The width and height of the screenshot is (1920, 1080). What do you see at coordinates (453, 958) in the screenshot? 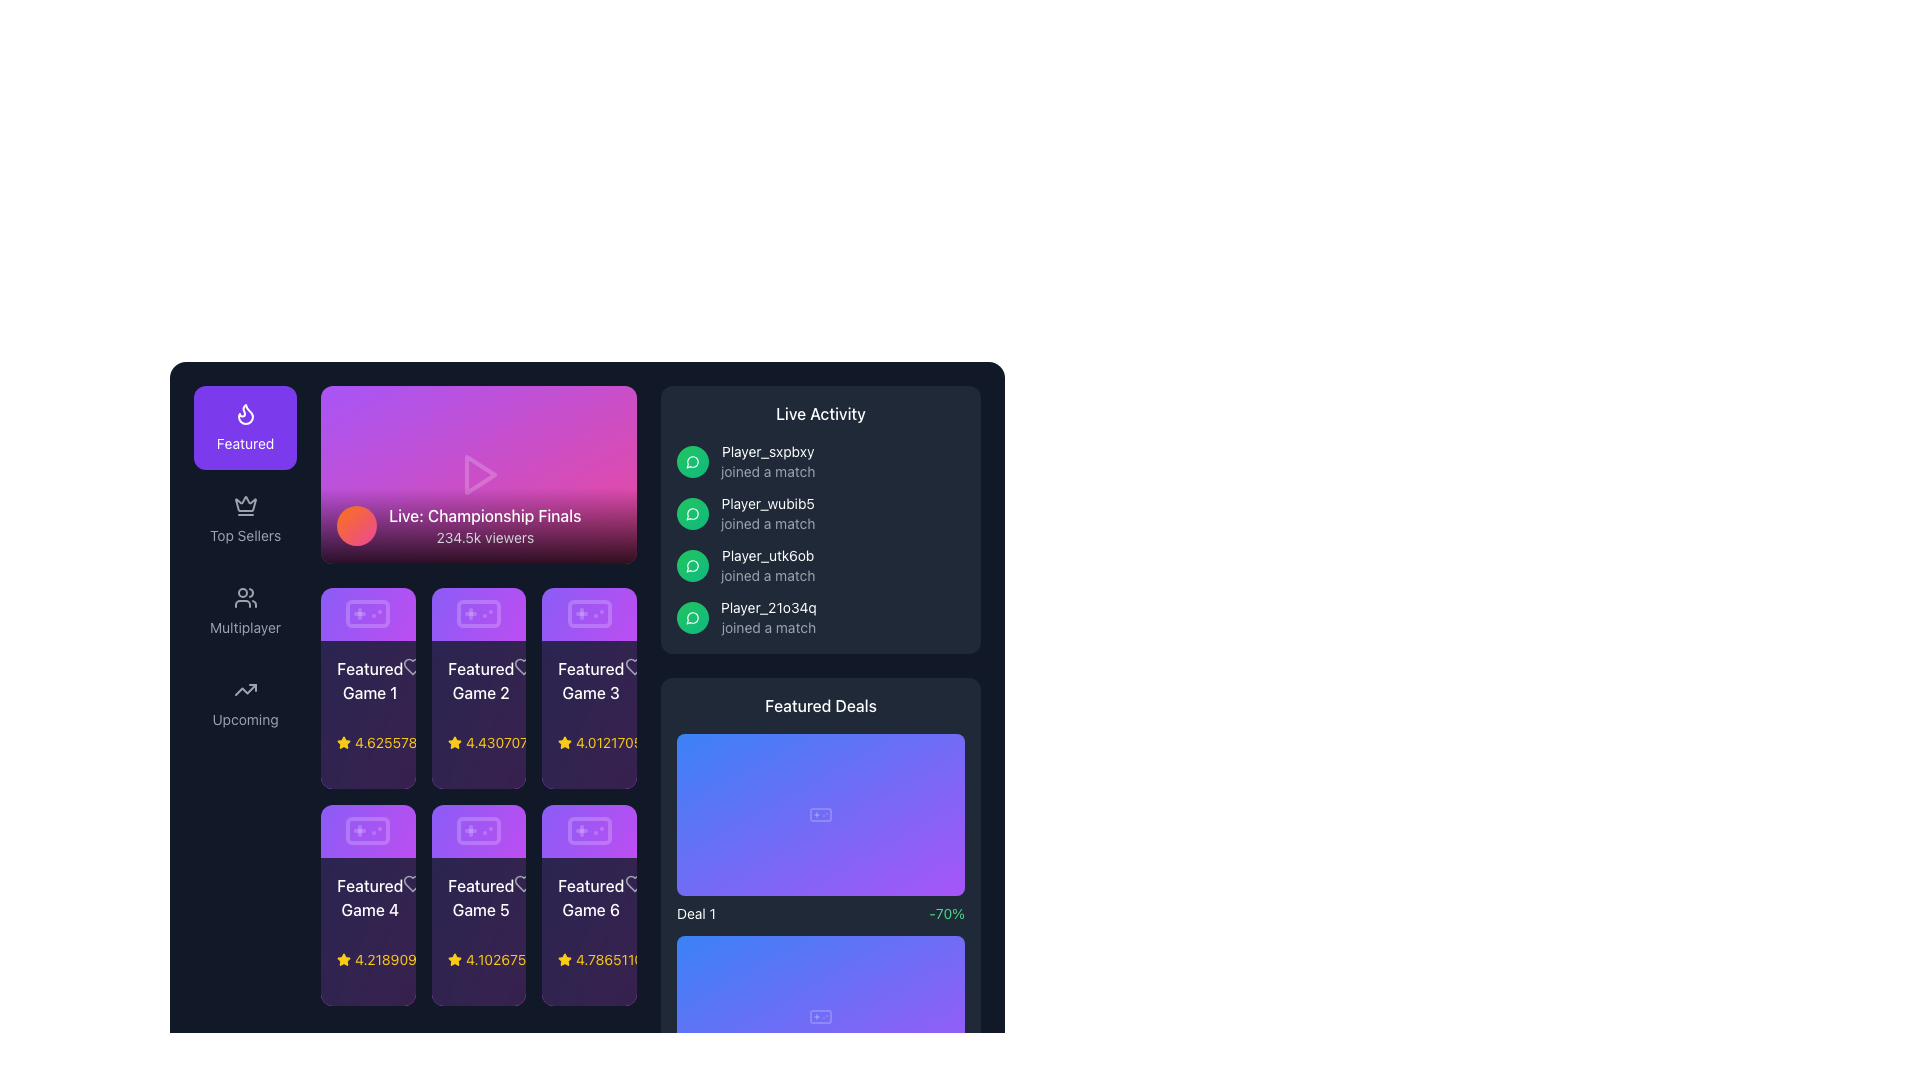
I see `the rating represented by the yellow star-shaped icon located in the second column of the second row under the 'Featured Games' section` at bounding box center [453, 958].